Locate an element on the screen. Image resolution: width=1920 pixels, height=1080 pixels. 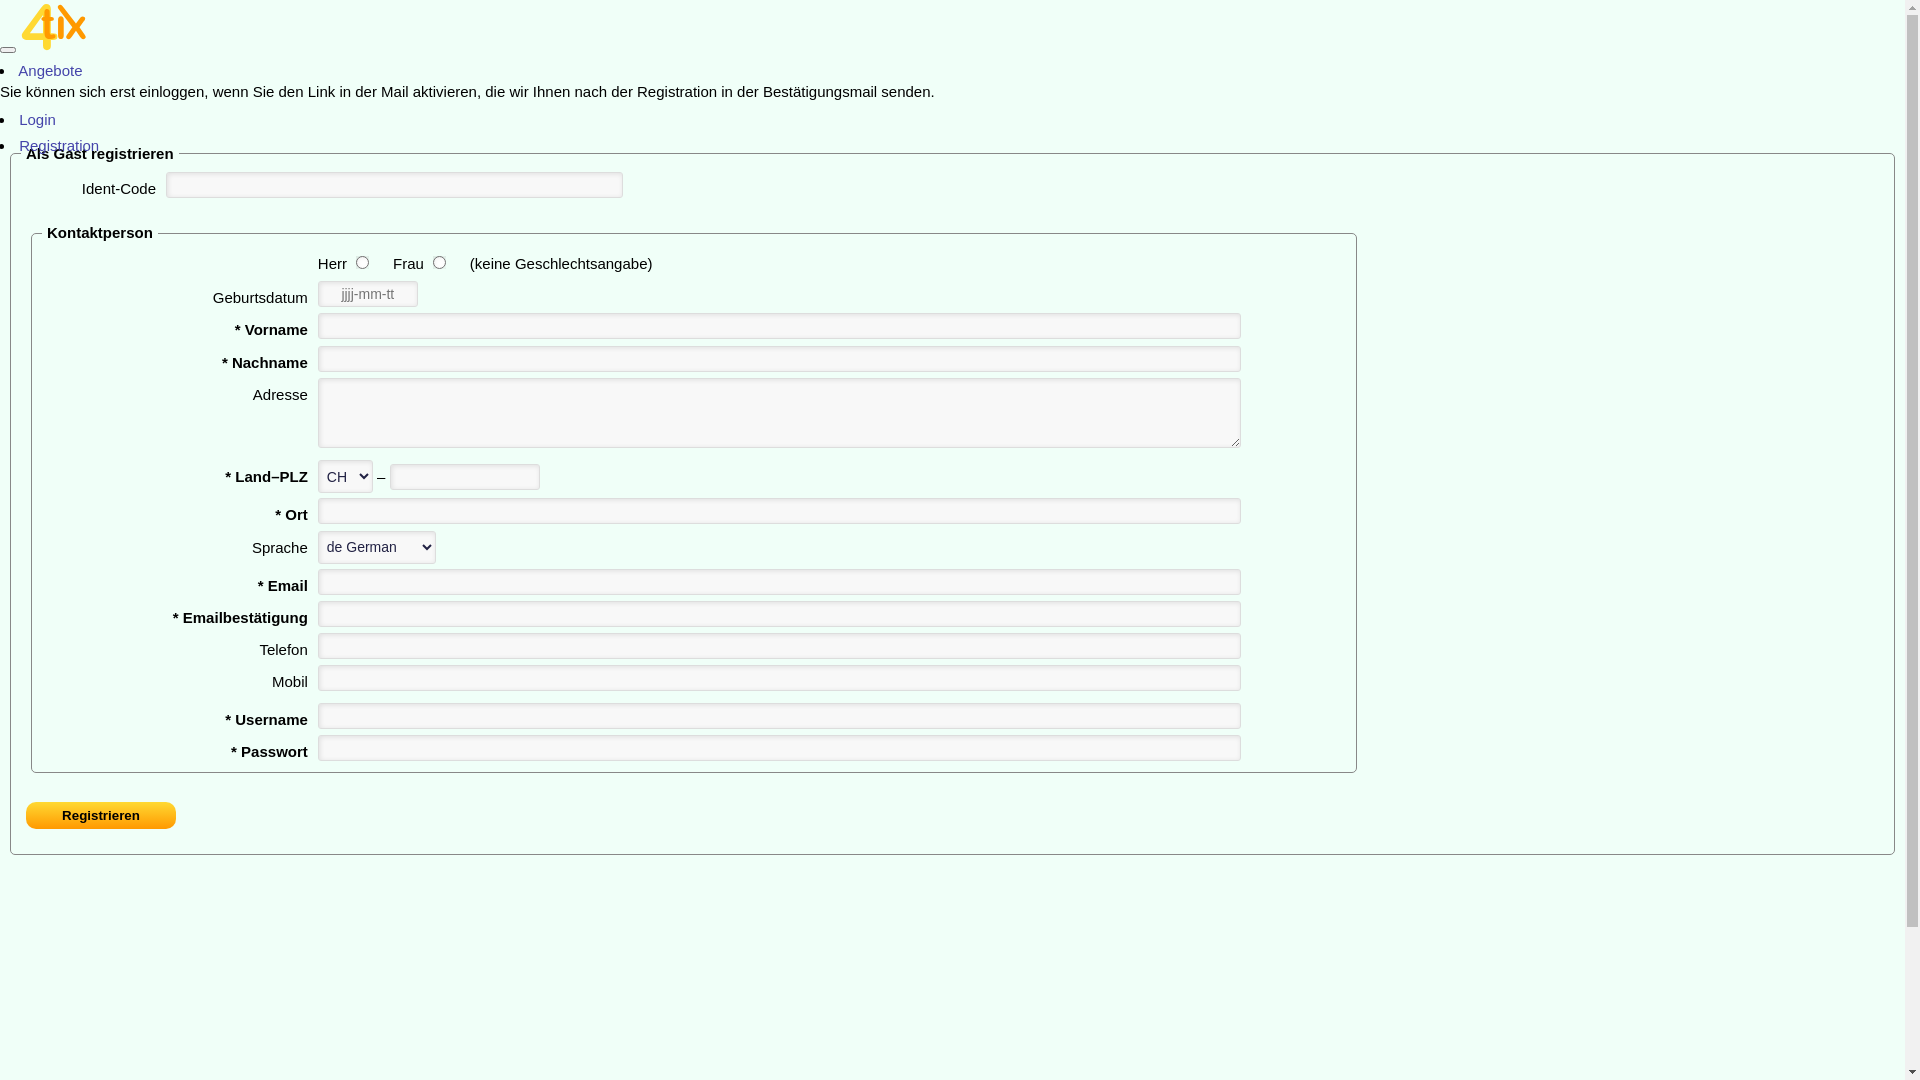
'Registrieren' is located at coordinates (99, 815).